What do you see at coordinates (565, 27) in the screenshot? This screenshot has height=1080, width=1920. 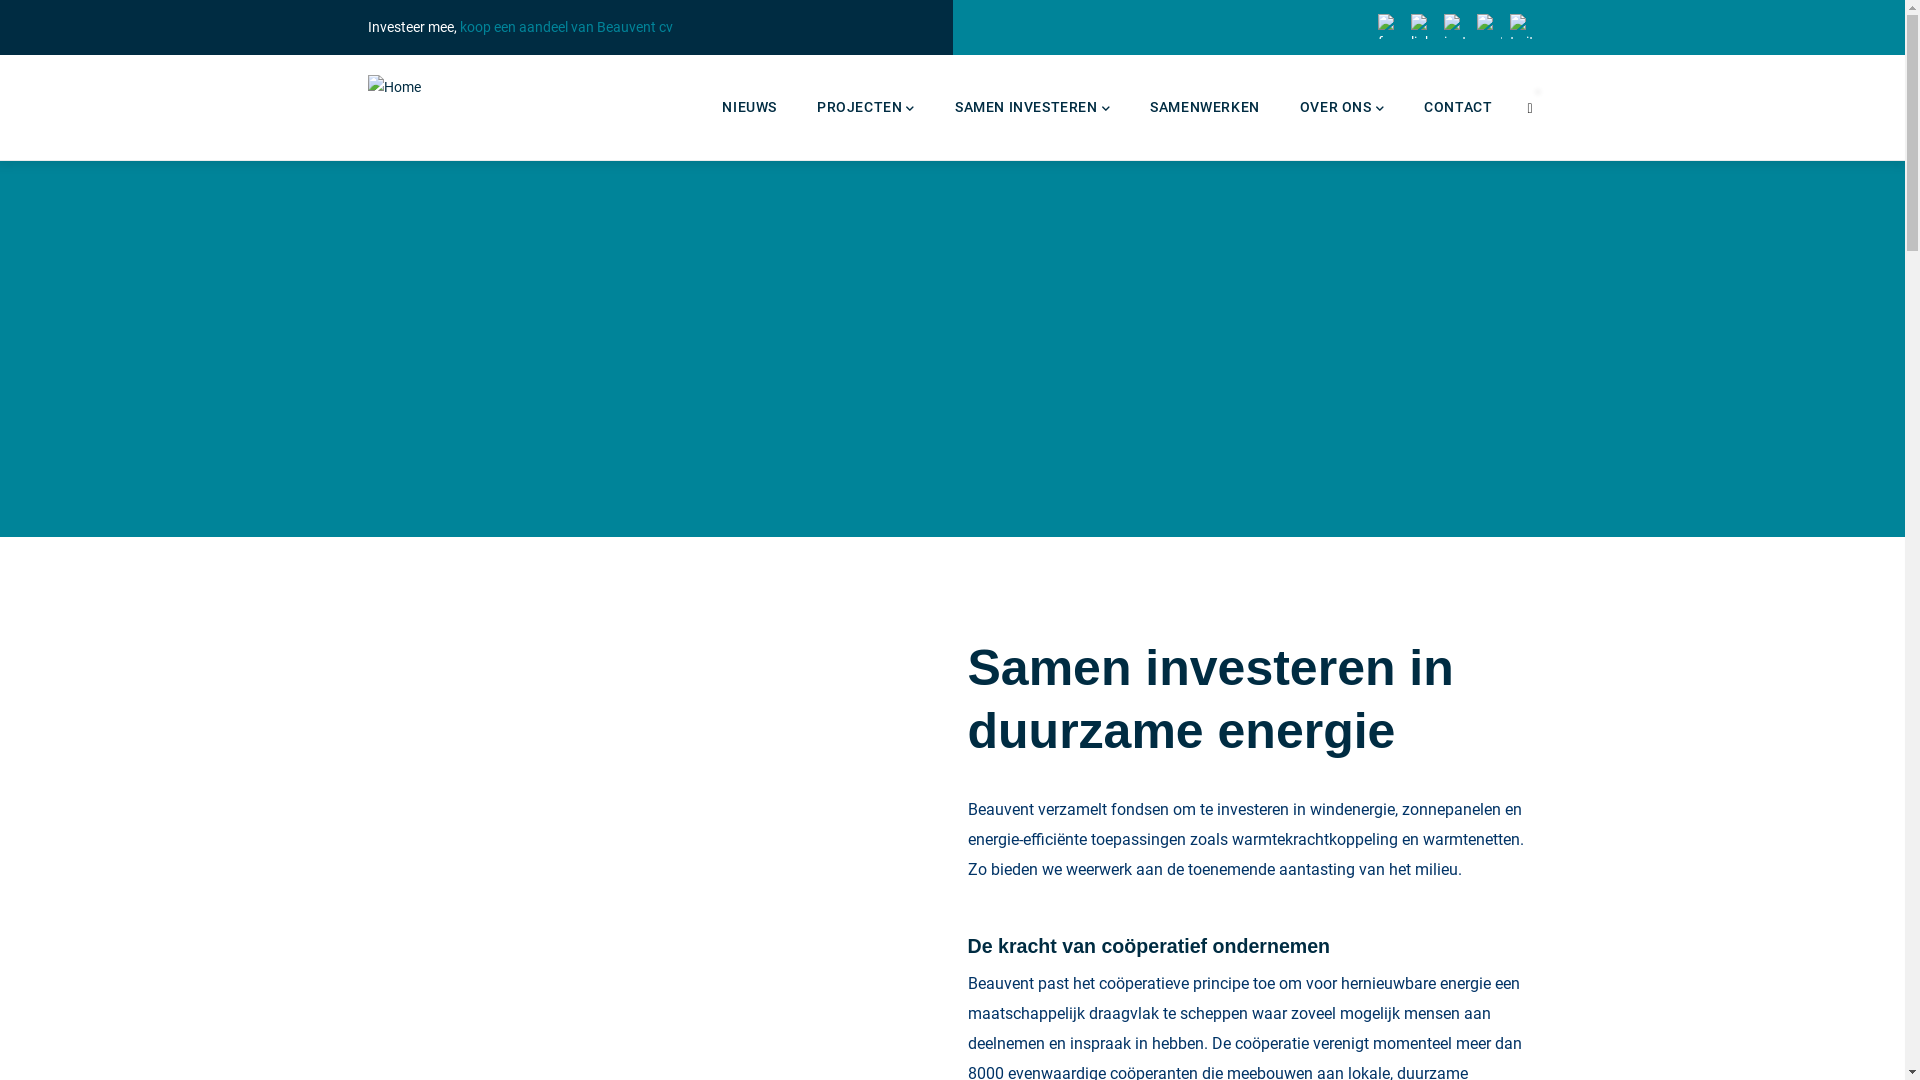 I see `'koop een aandeel van Beauvent cv'` at bounding box center [565, 27].